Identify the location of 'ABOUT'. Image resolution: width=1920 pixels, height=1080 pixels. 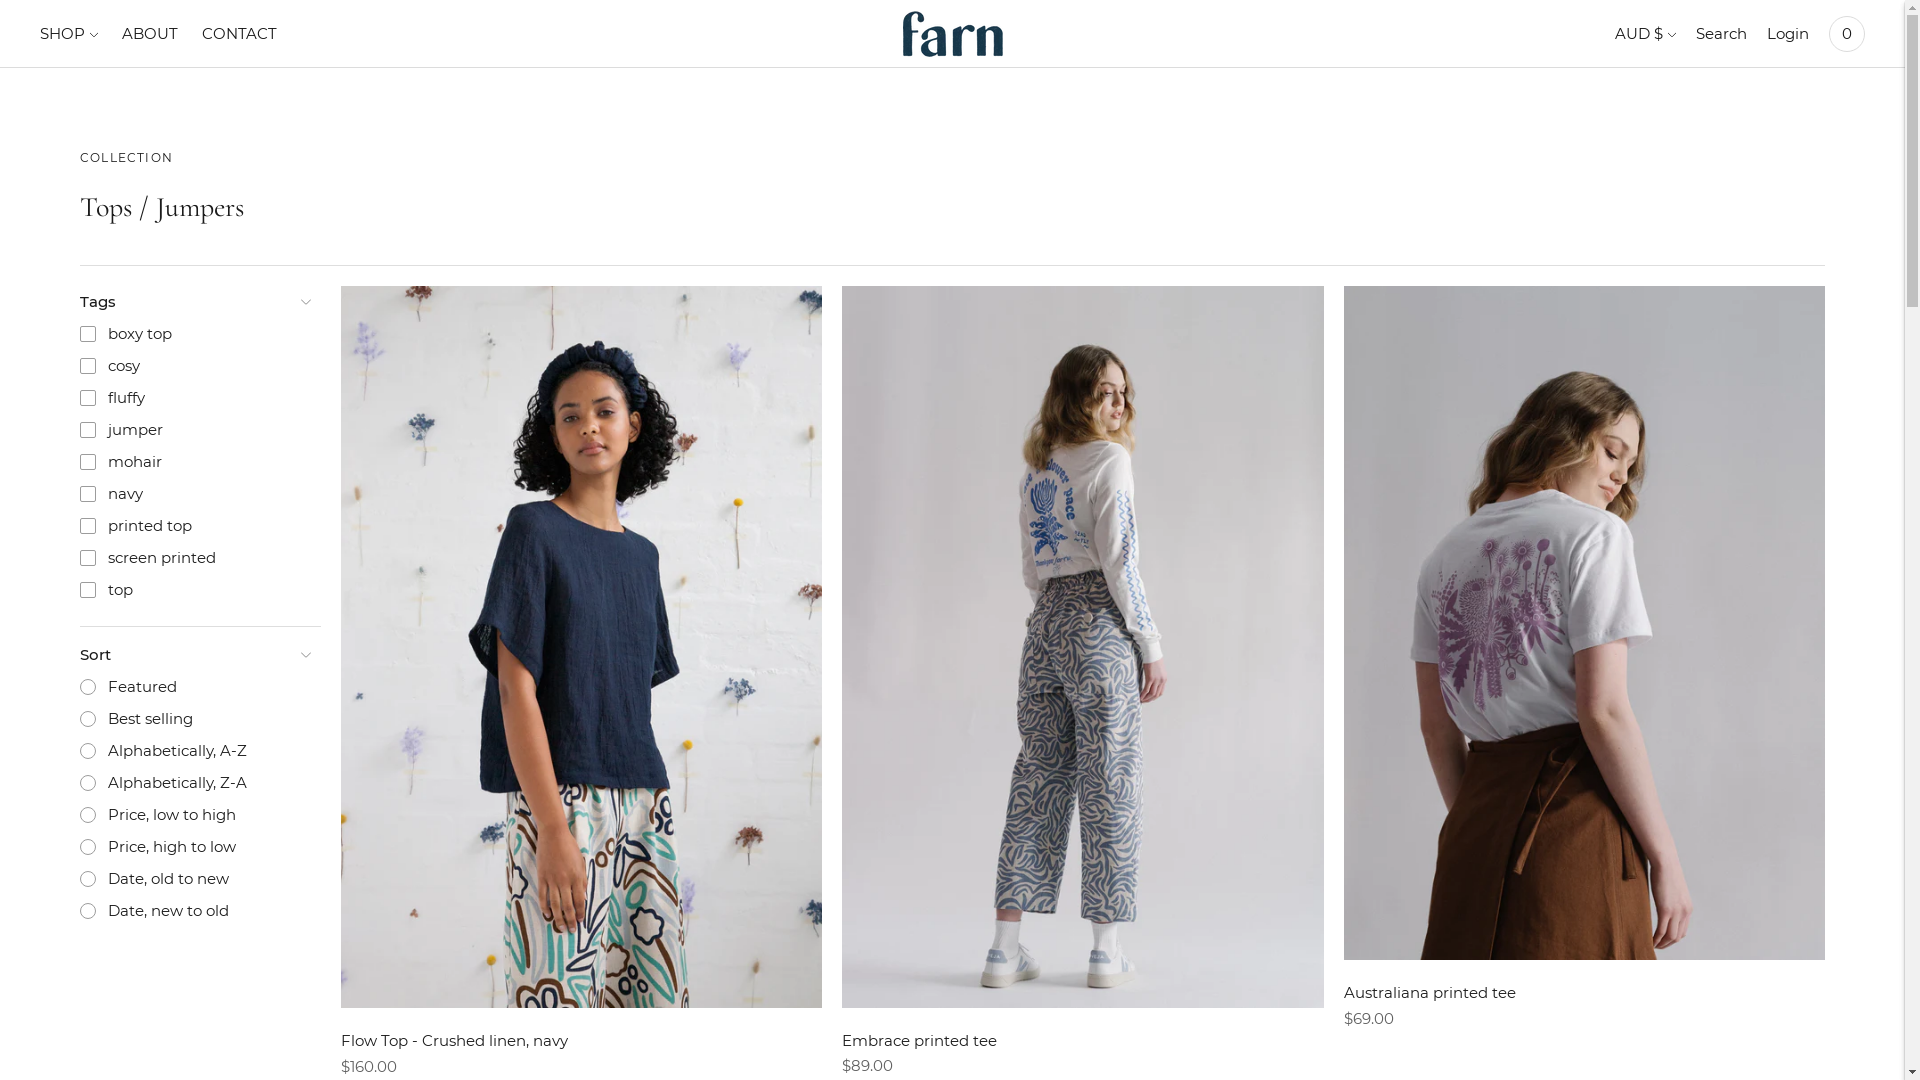
(148, 34).